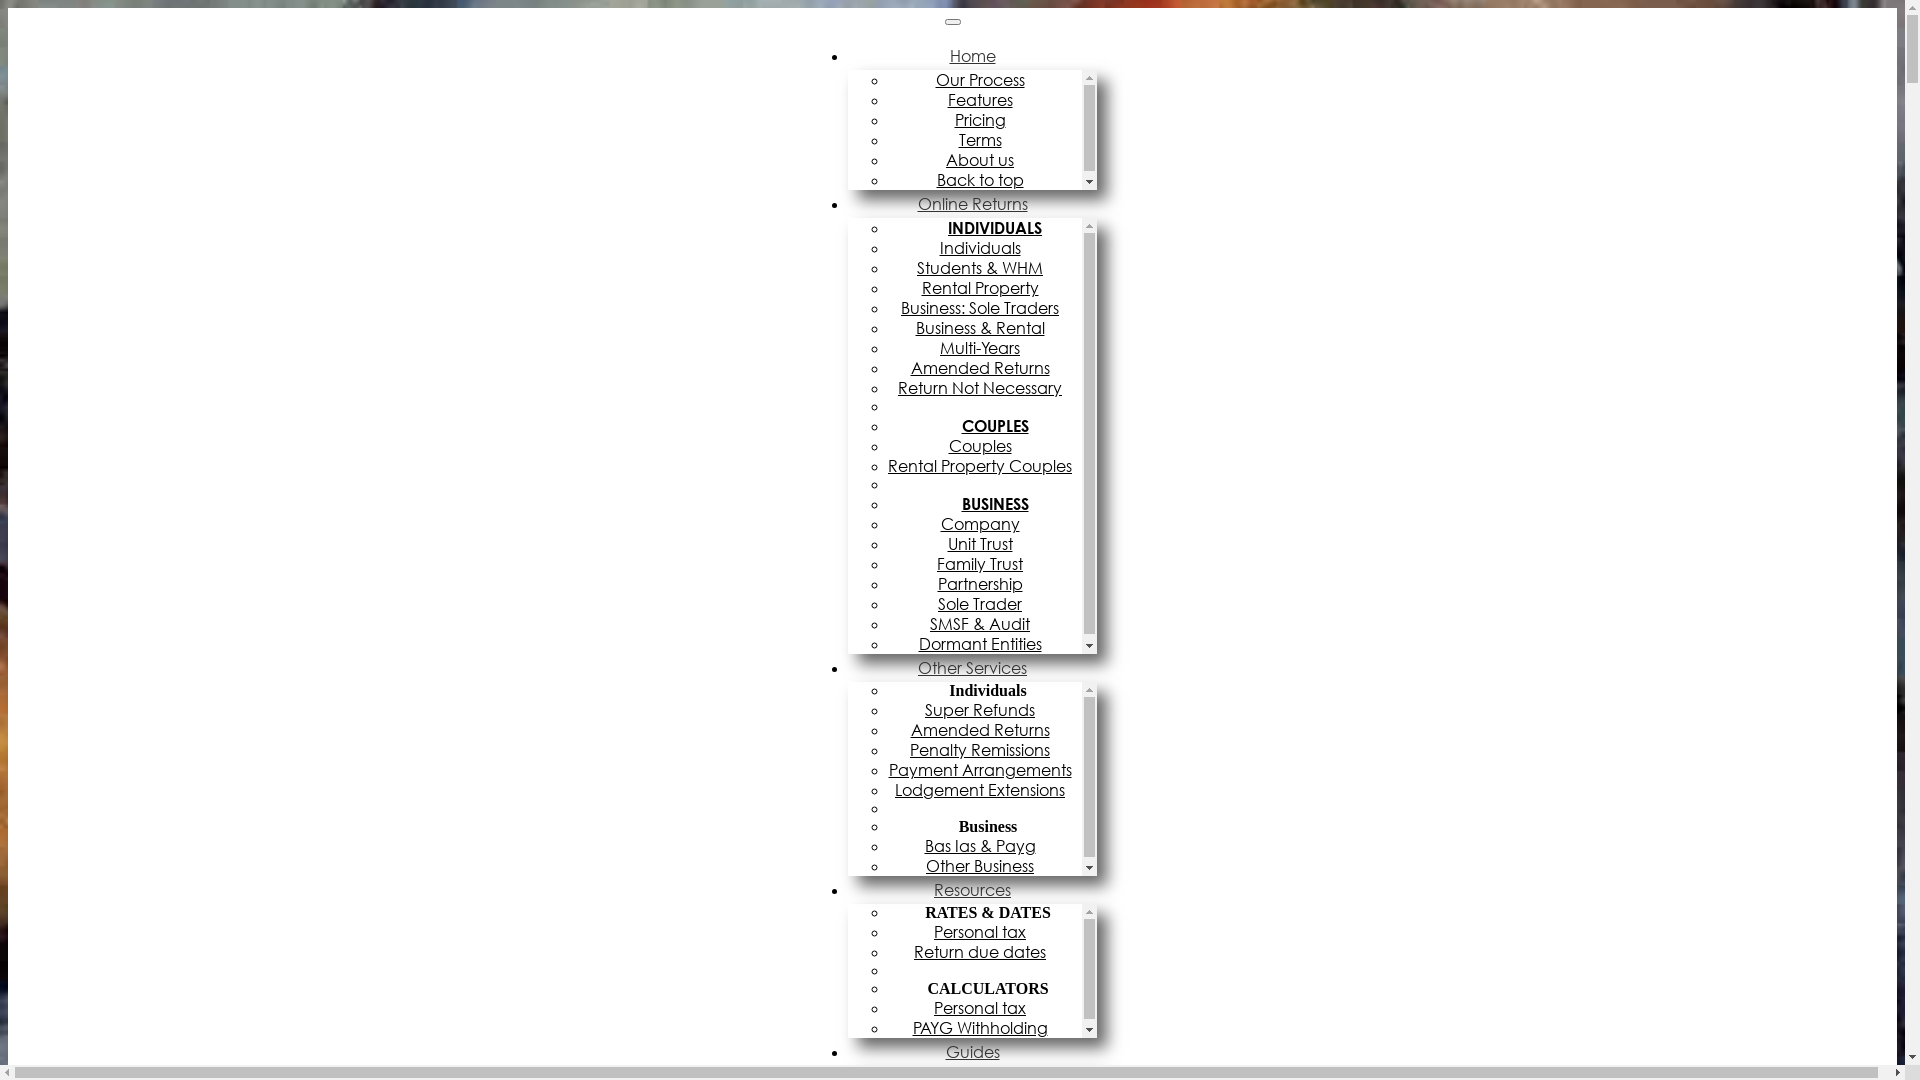  What do you see at coordinates (985, 503) in the screenshot?
I see `'BUSINESS'` at bounding box center [985, 503].